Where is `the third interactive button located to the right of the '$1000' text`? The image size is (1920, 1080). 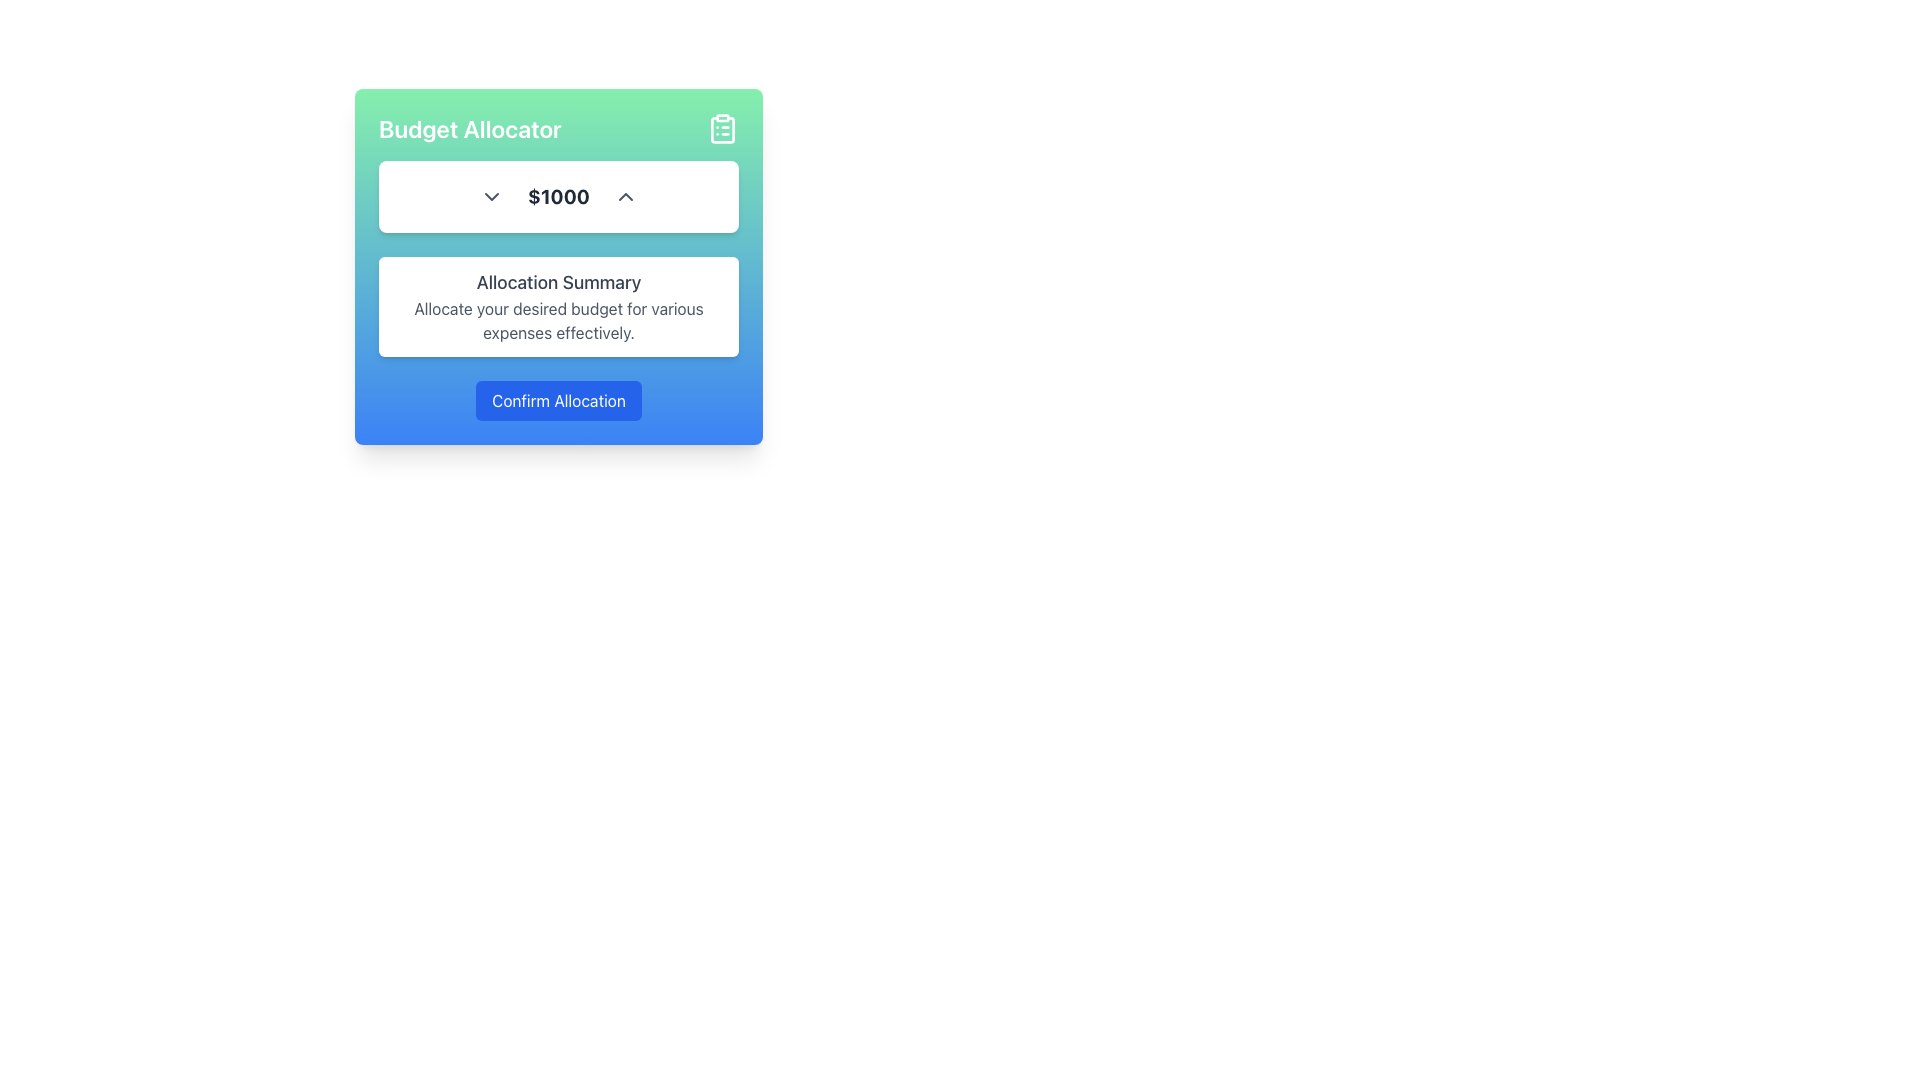
the third interactive button located to the right of the '$1000' text is located at coordinates (624, 196).